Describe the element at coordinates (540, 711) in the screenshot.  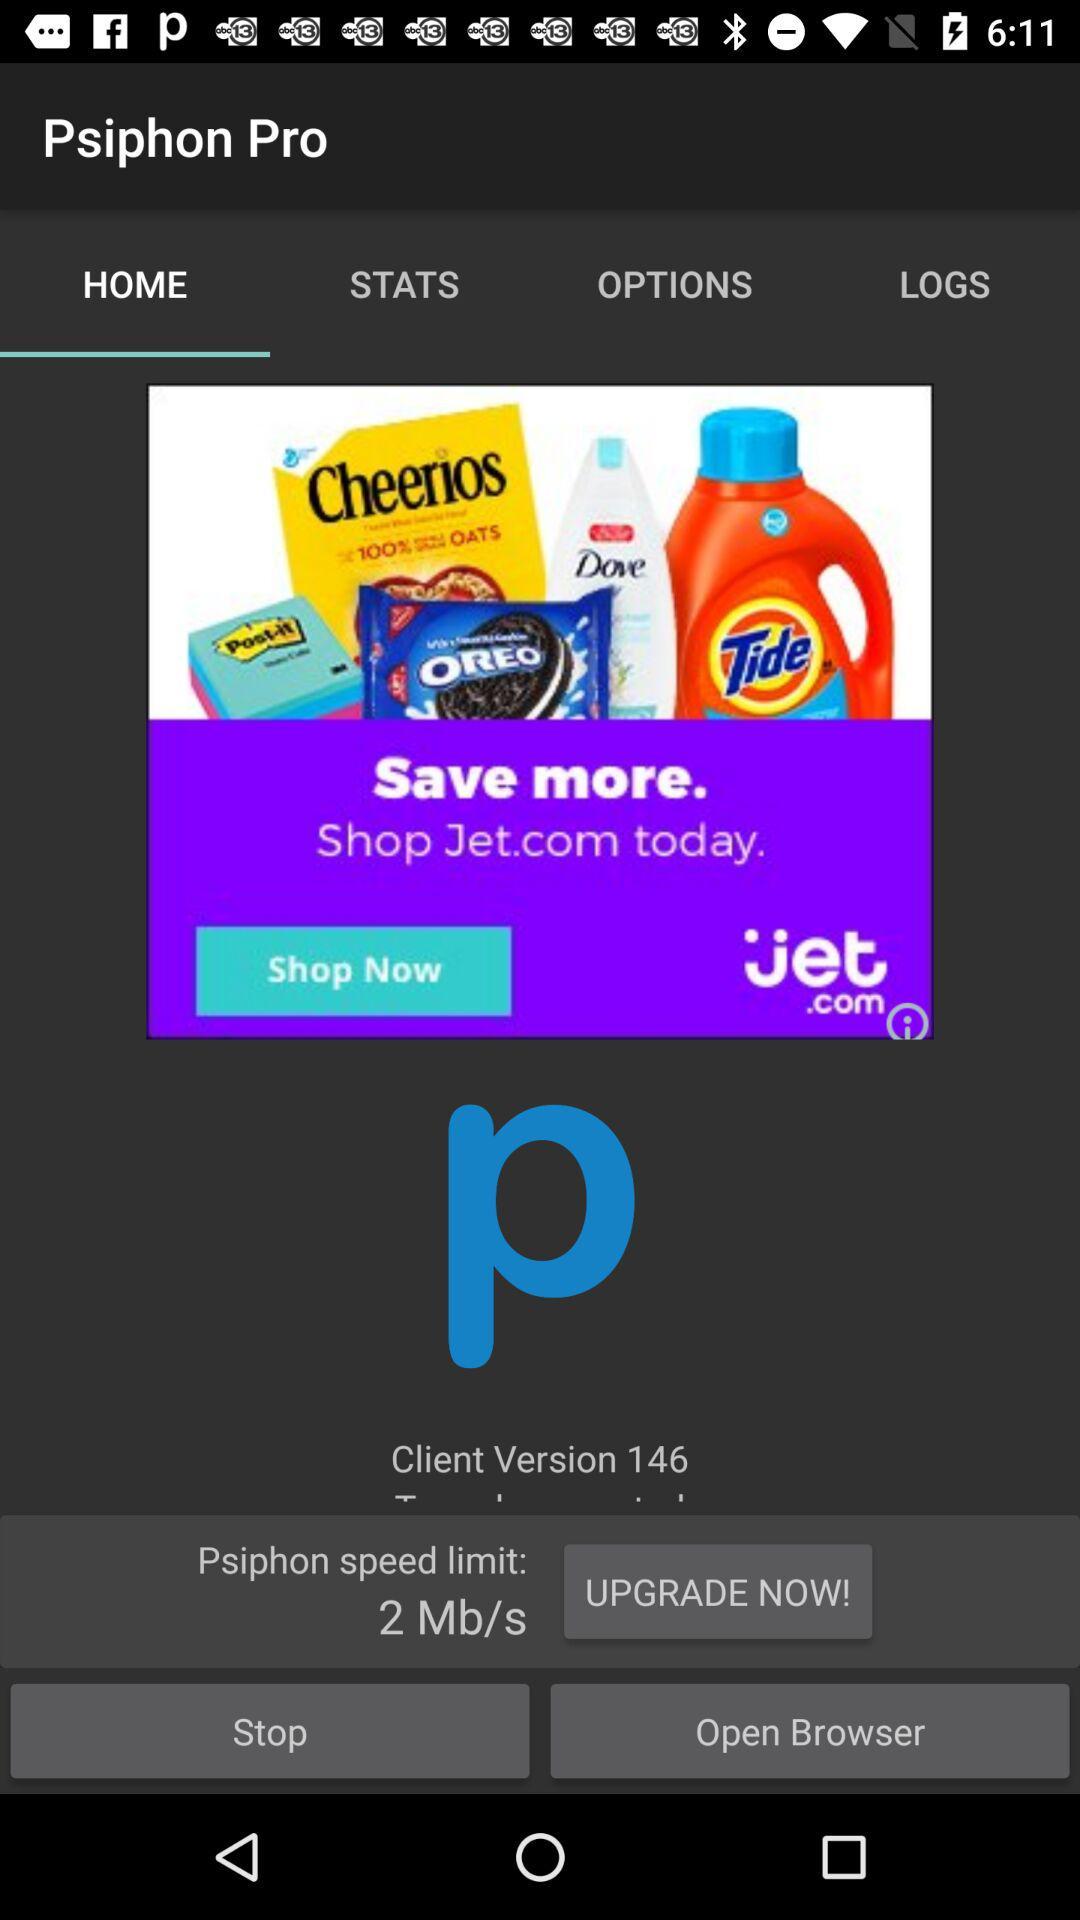
I see `advertisement` at that location.